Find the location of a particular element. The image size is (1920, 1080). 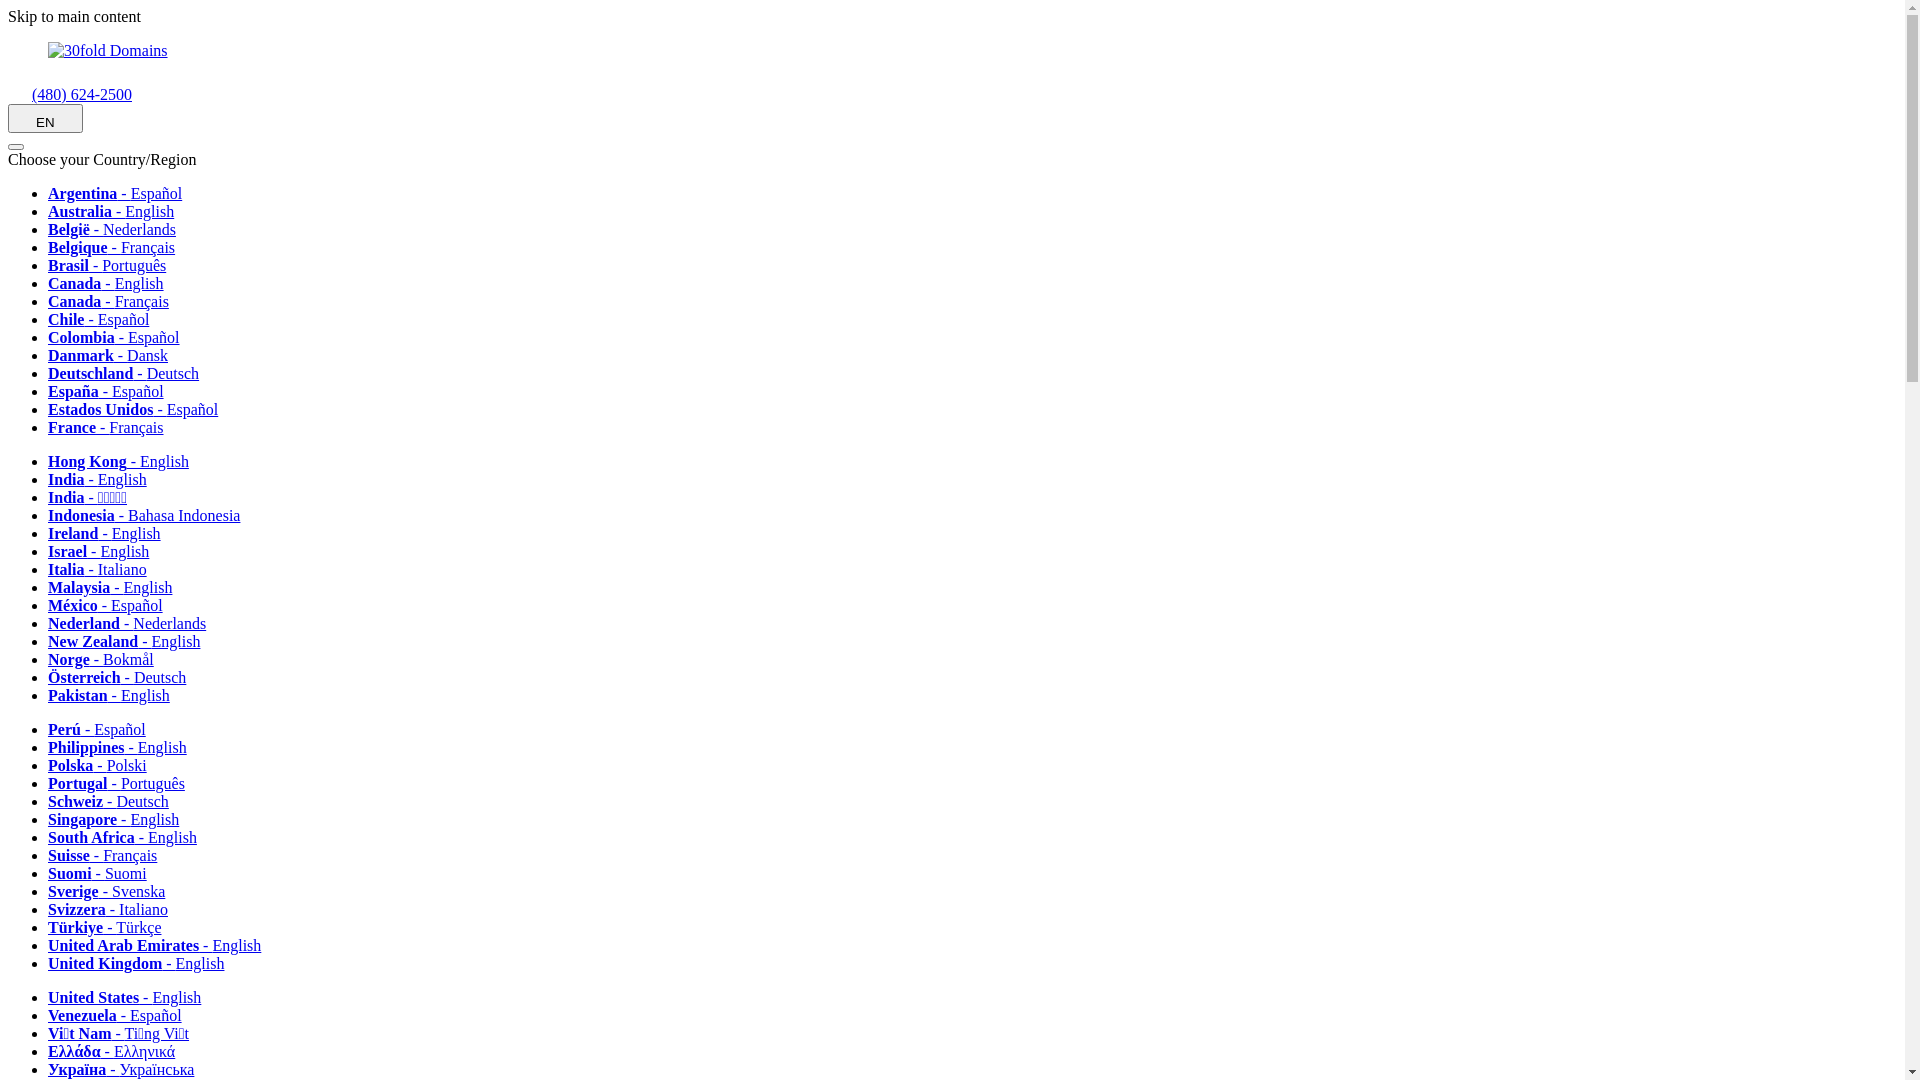

'United Kingdom - English' is located at coordinates (48, 962).